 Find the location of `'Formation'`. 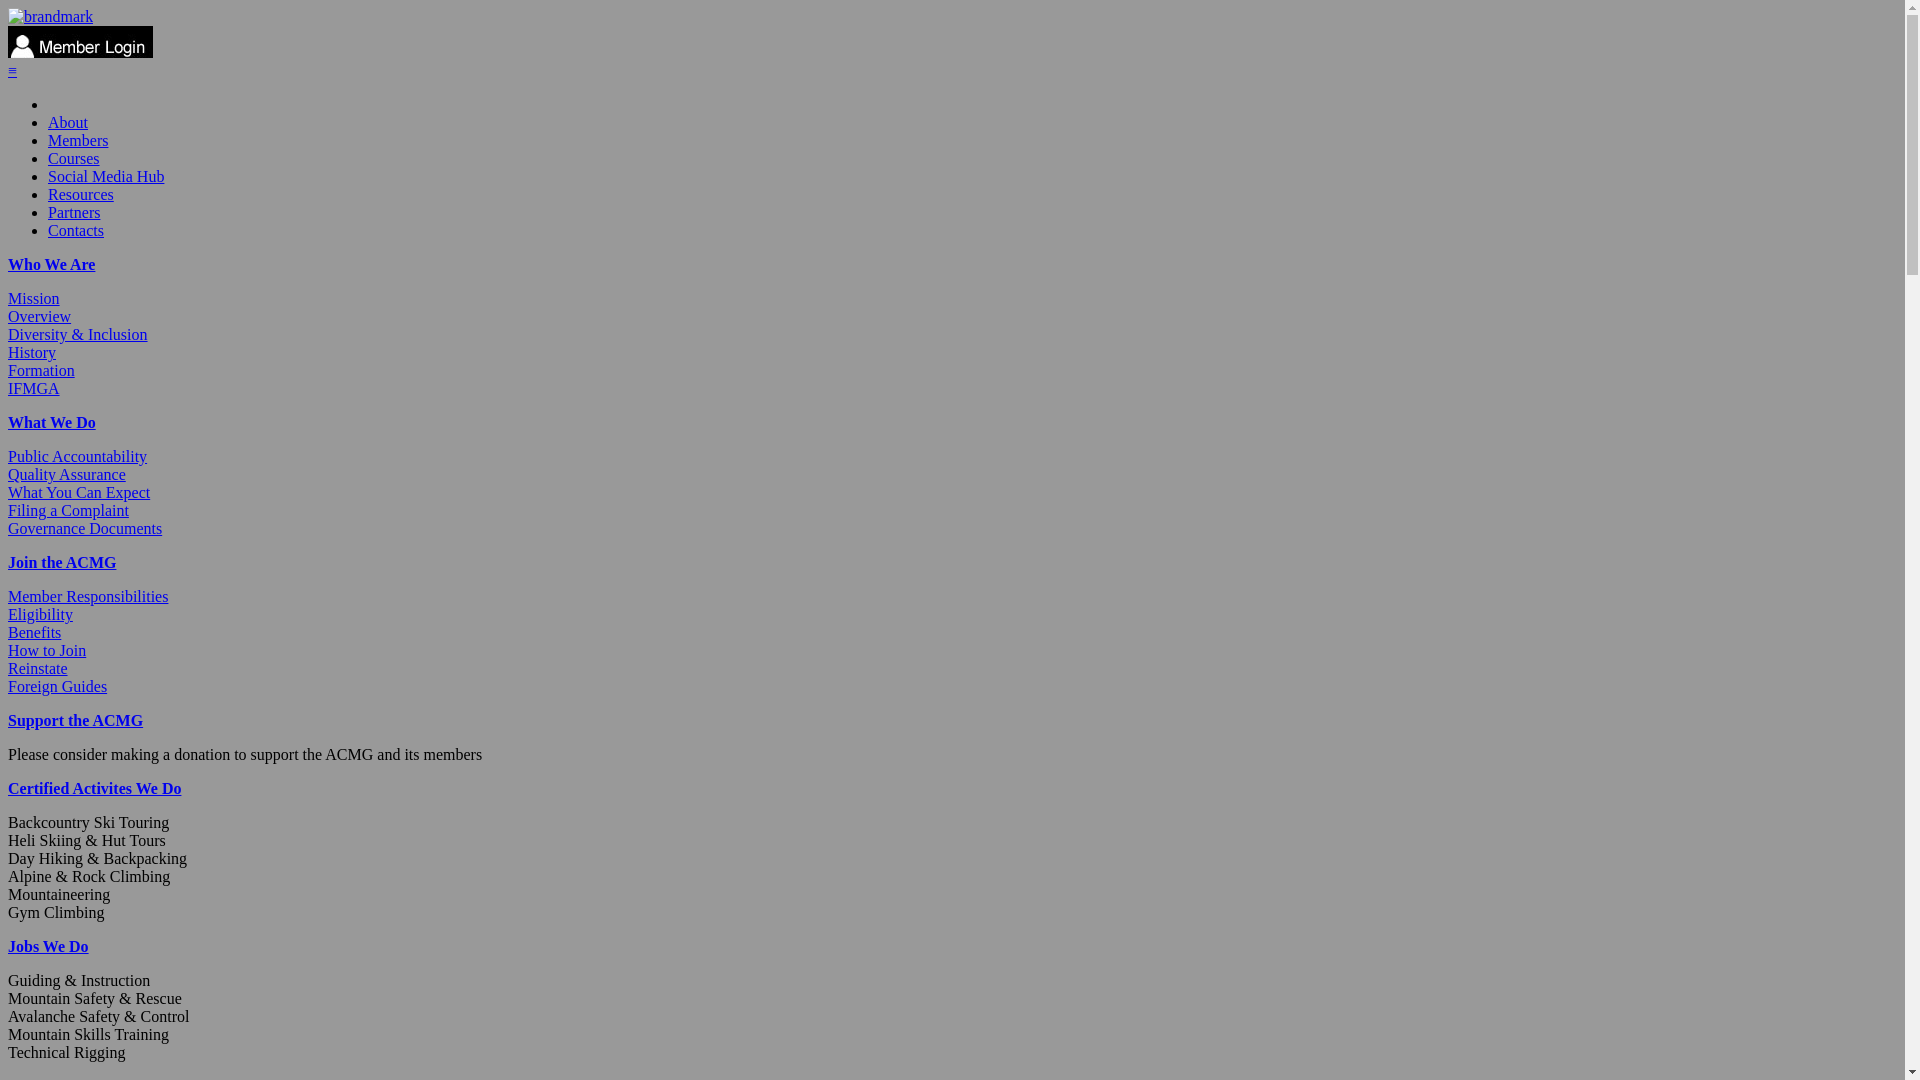

'Formation' is located at coordinates (41, 370).